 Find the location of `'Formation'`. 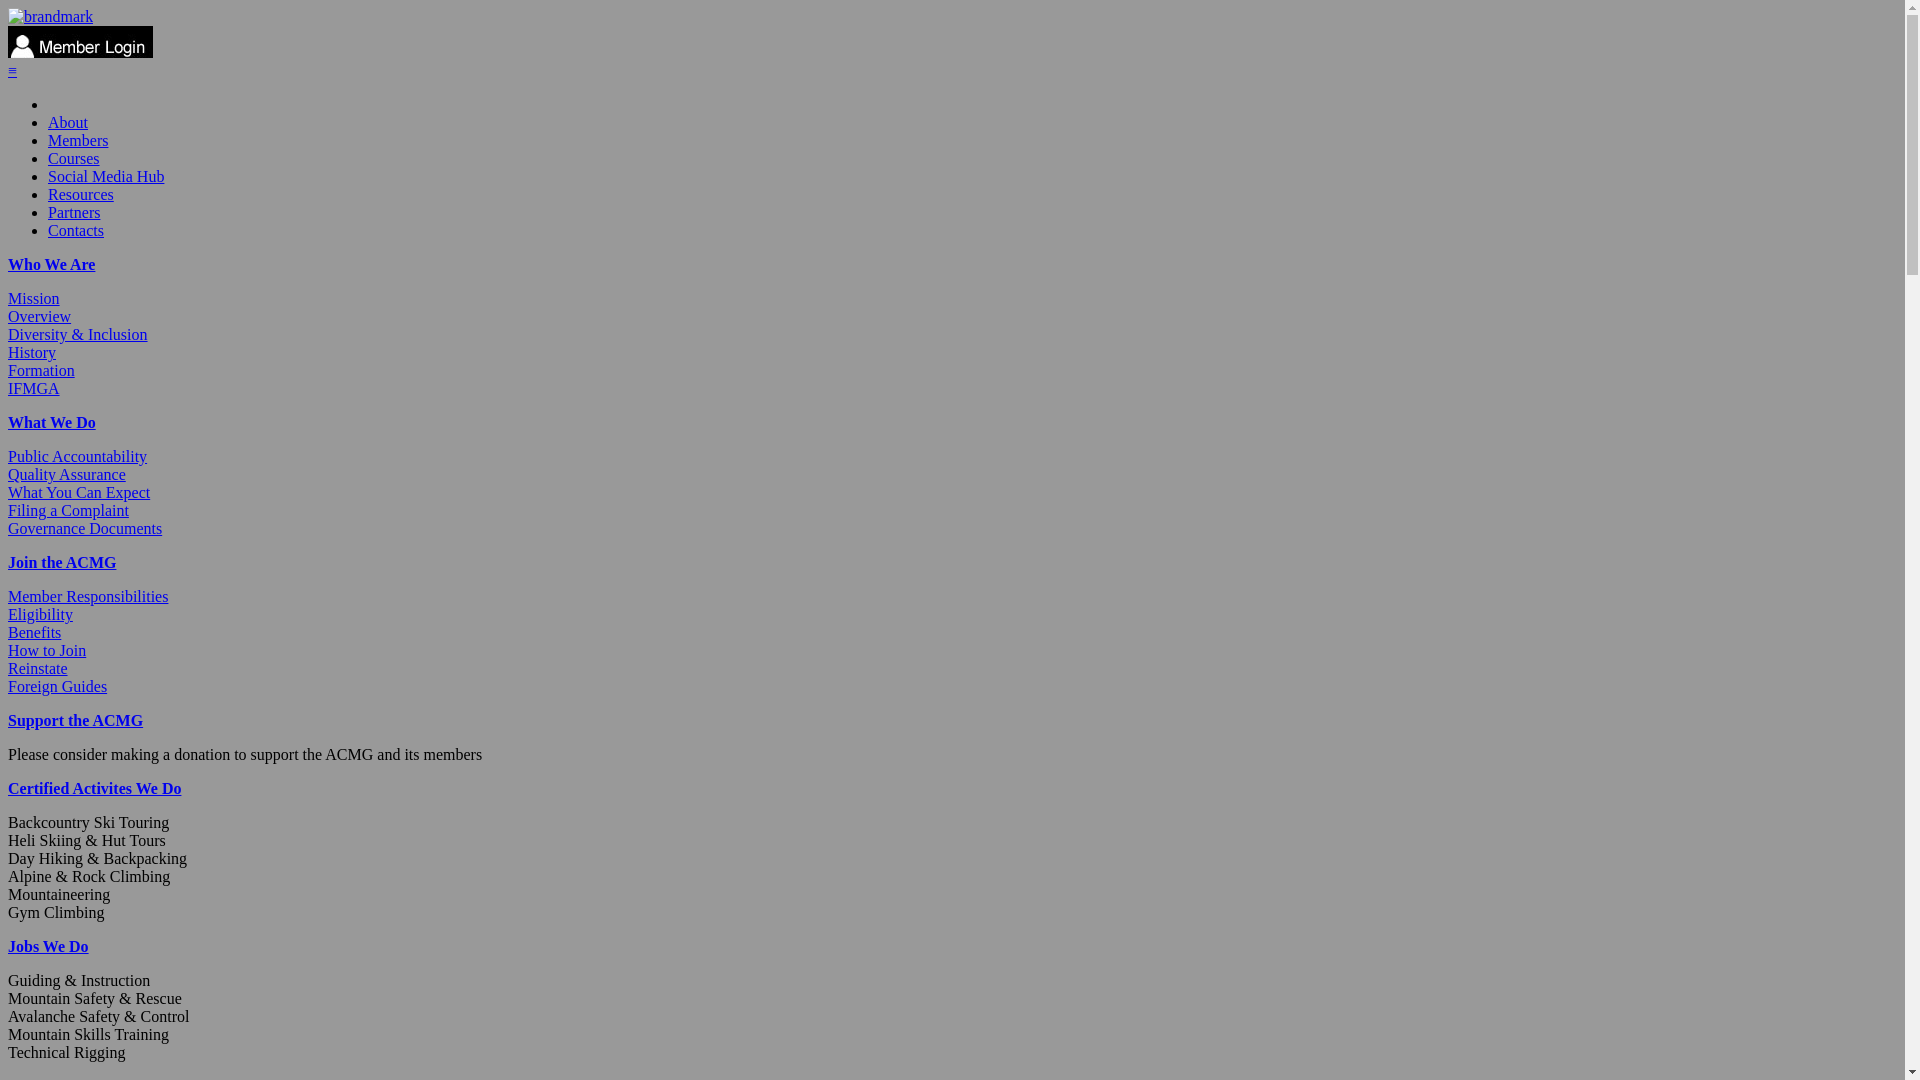

'Formation' is located at coordinates (41, 370).